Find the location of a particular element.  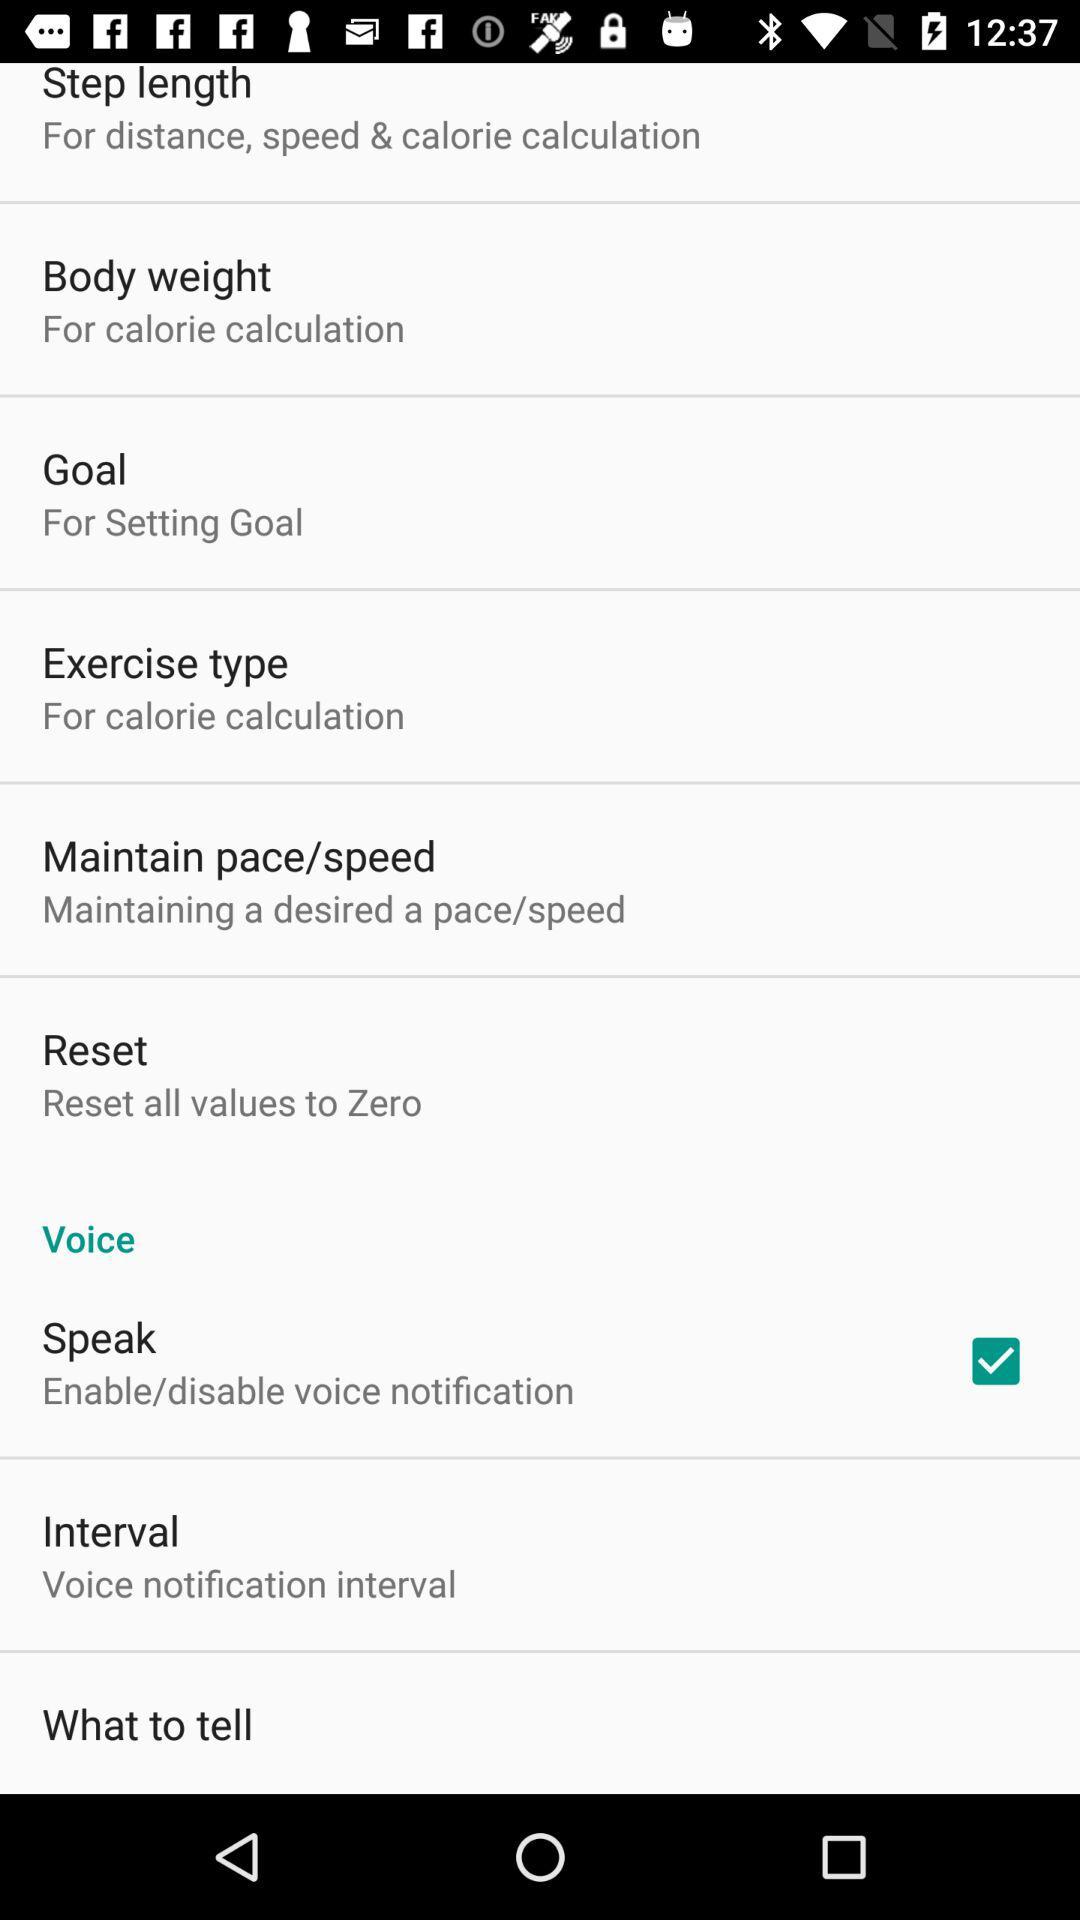

item next to the enable disable voice is located at coordinates (995, 1360).